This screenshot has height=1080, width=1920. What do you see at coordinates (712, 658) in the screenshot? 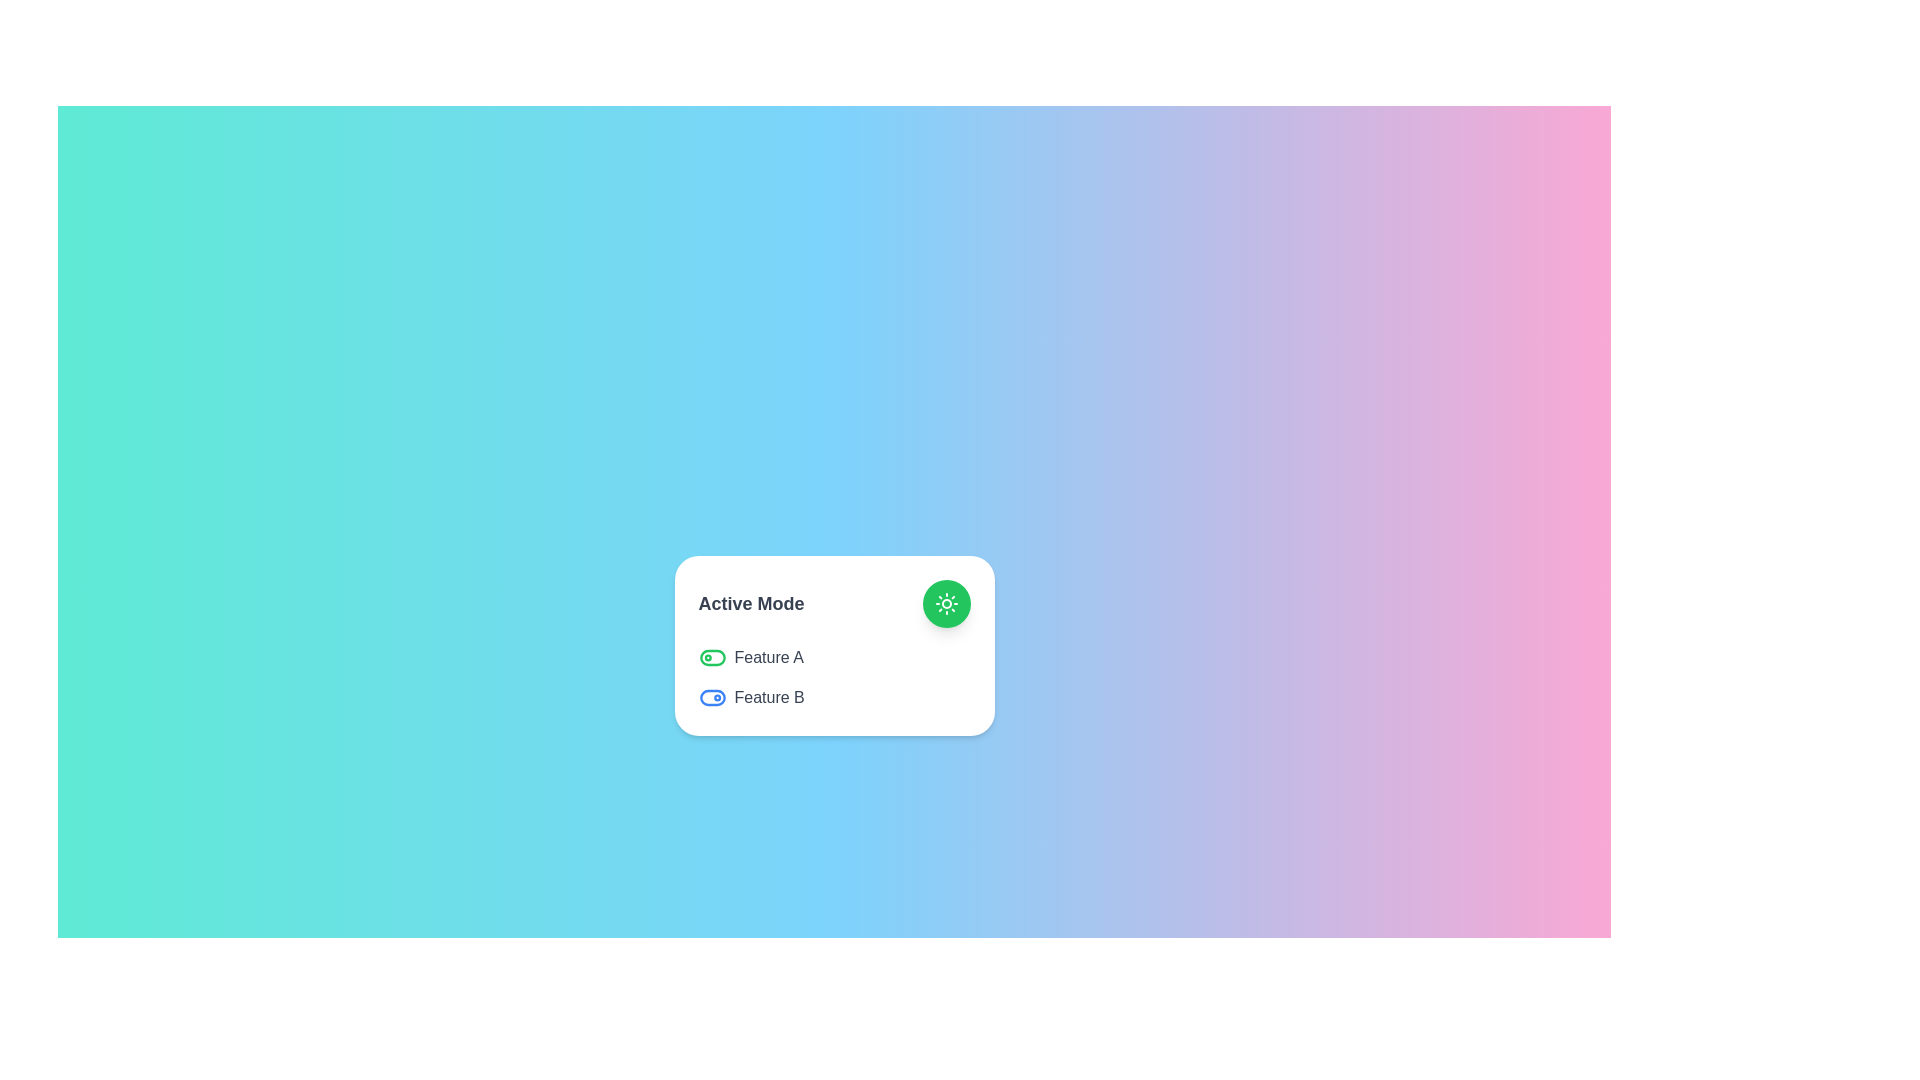
I see `the toggle switch for 'Feature A'` at bounding box center [712, 658].